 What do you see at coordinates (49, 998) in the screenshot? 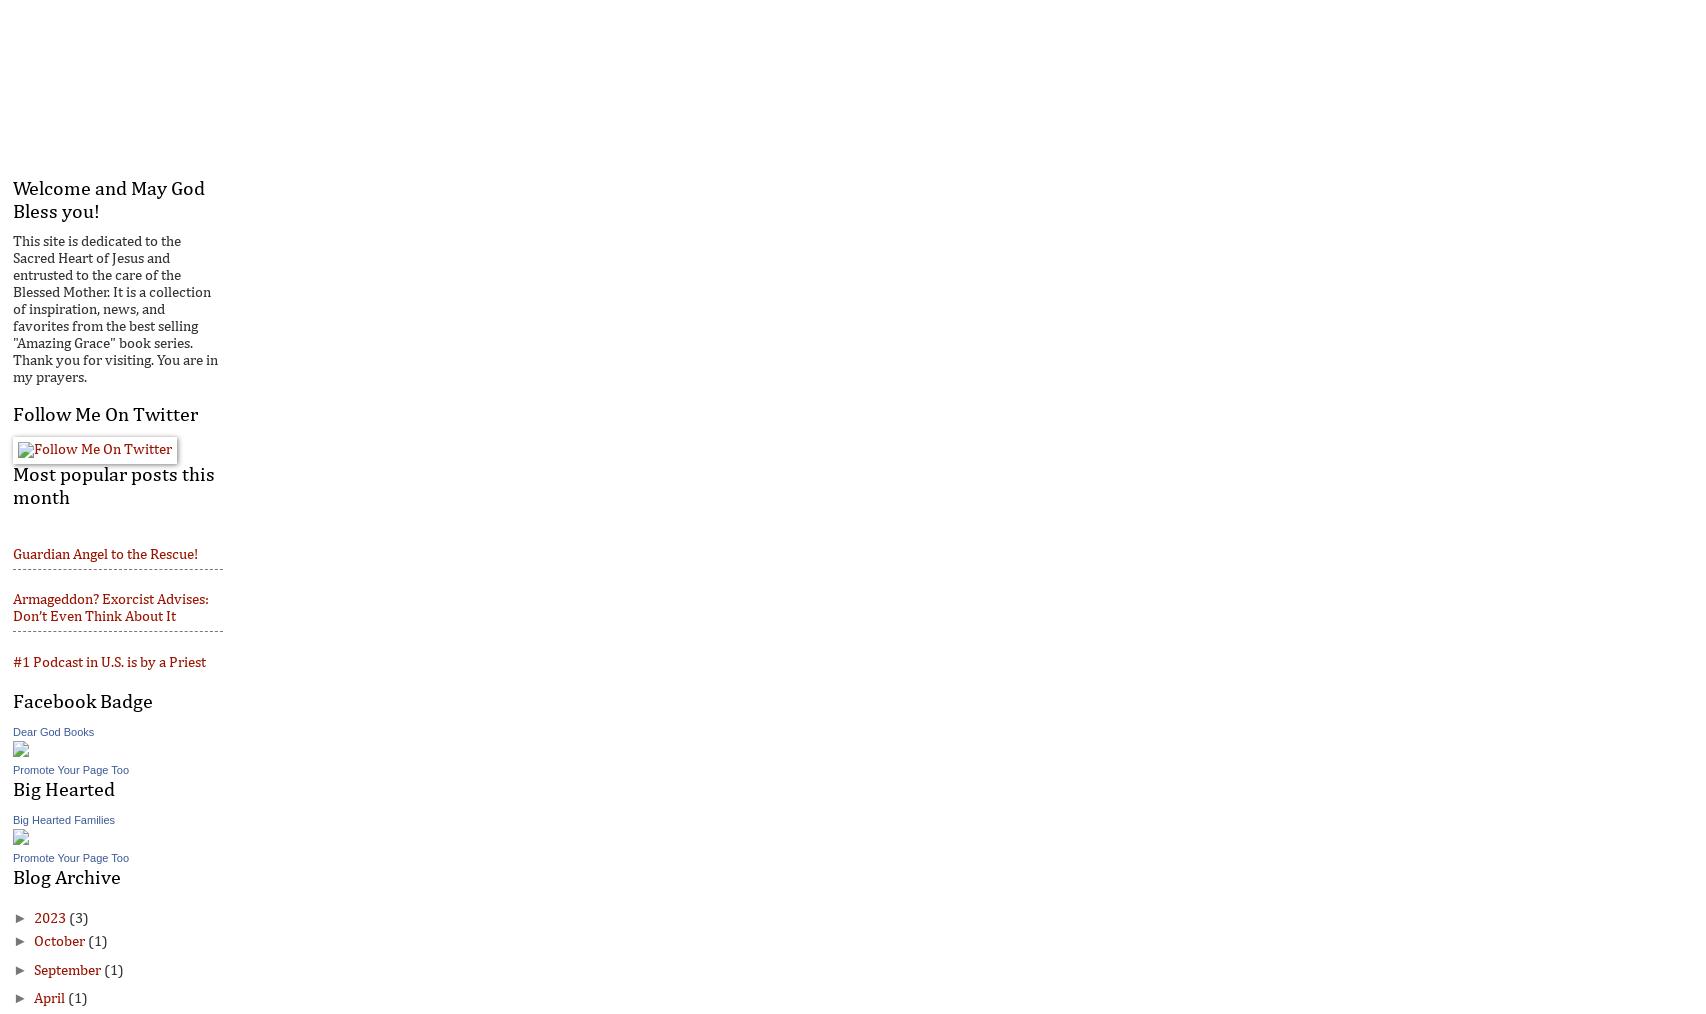
I see `'April'` at bounding box center [49, 998].